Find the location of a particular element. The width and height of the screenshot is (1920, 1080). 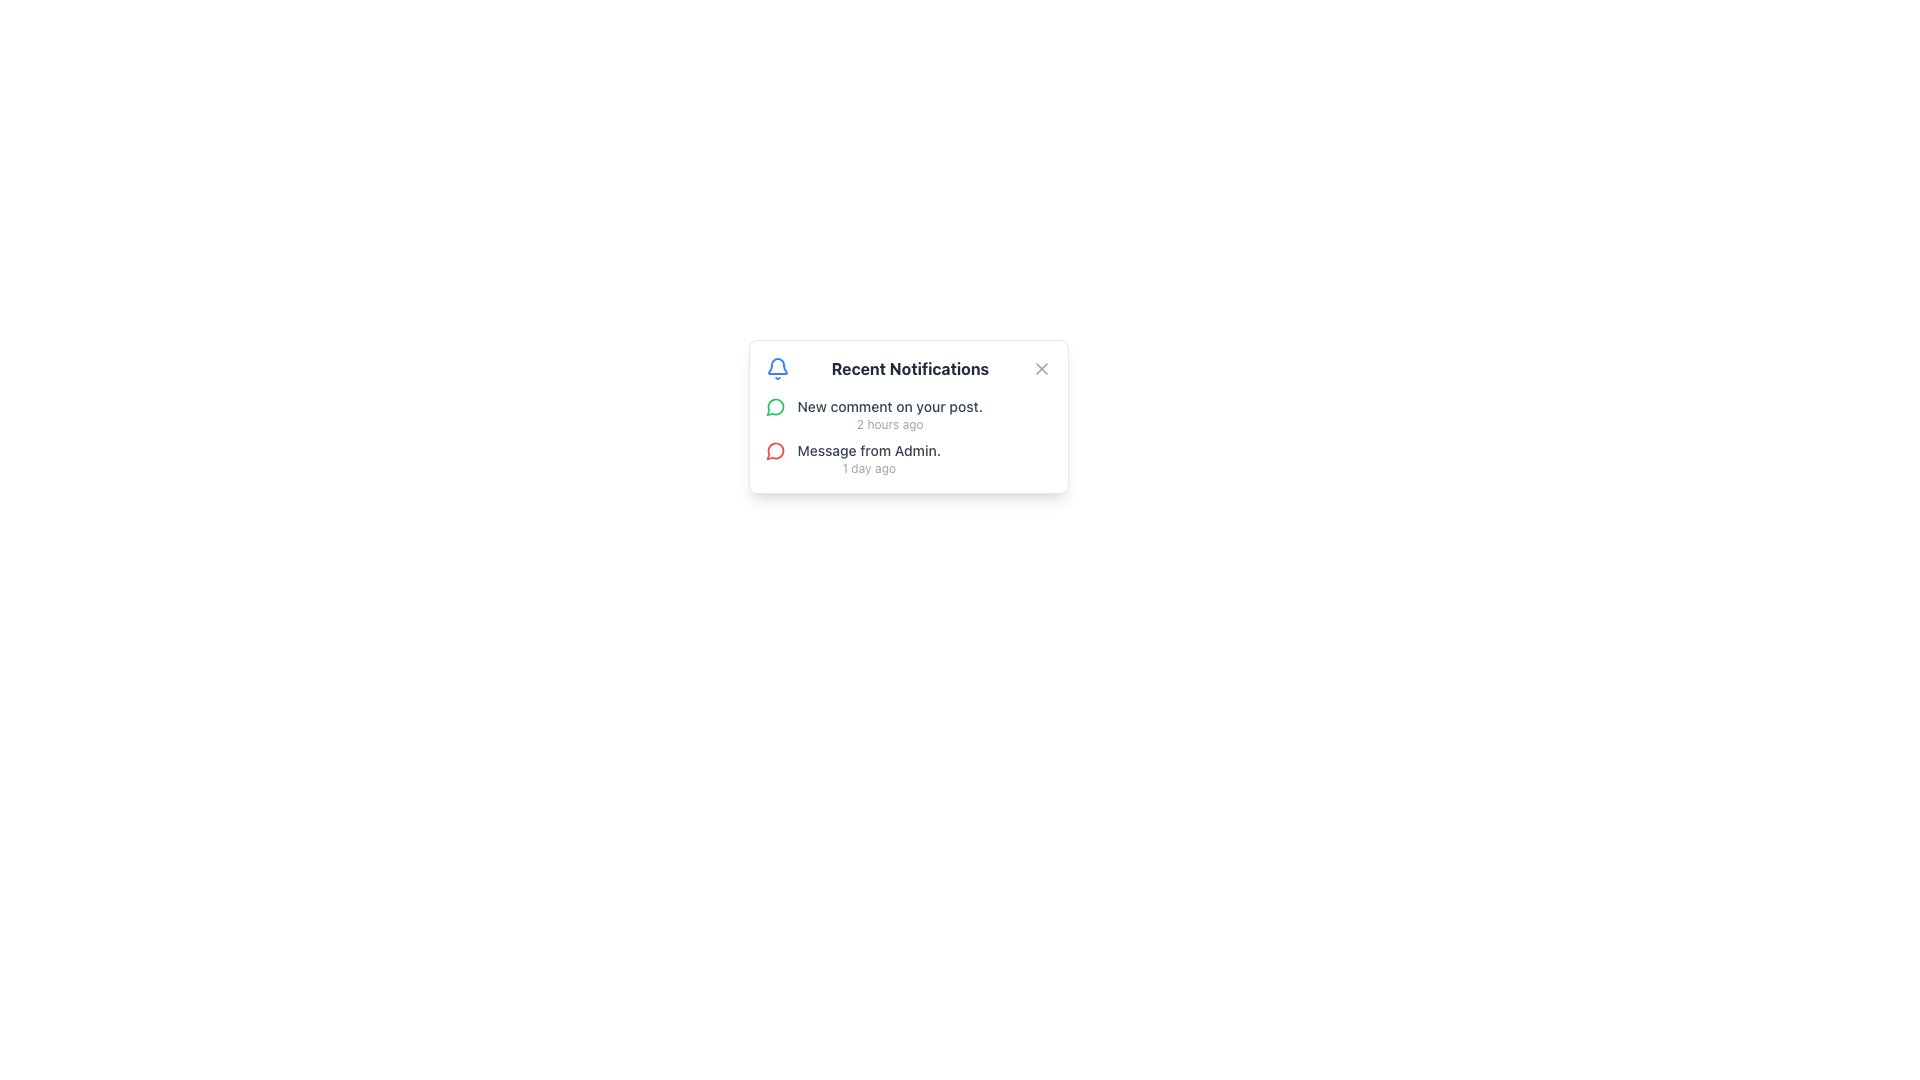

the timestamp text label that indicates the timing of the associated action within the notification card, located below the text 'New comment on your post.' is located at coordinates (889, 423).